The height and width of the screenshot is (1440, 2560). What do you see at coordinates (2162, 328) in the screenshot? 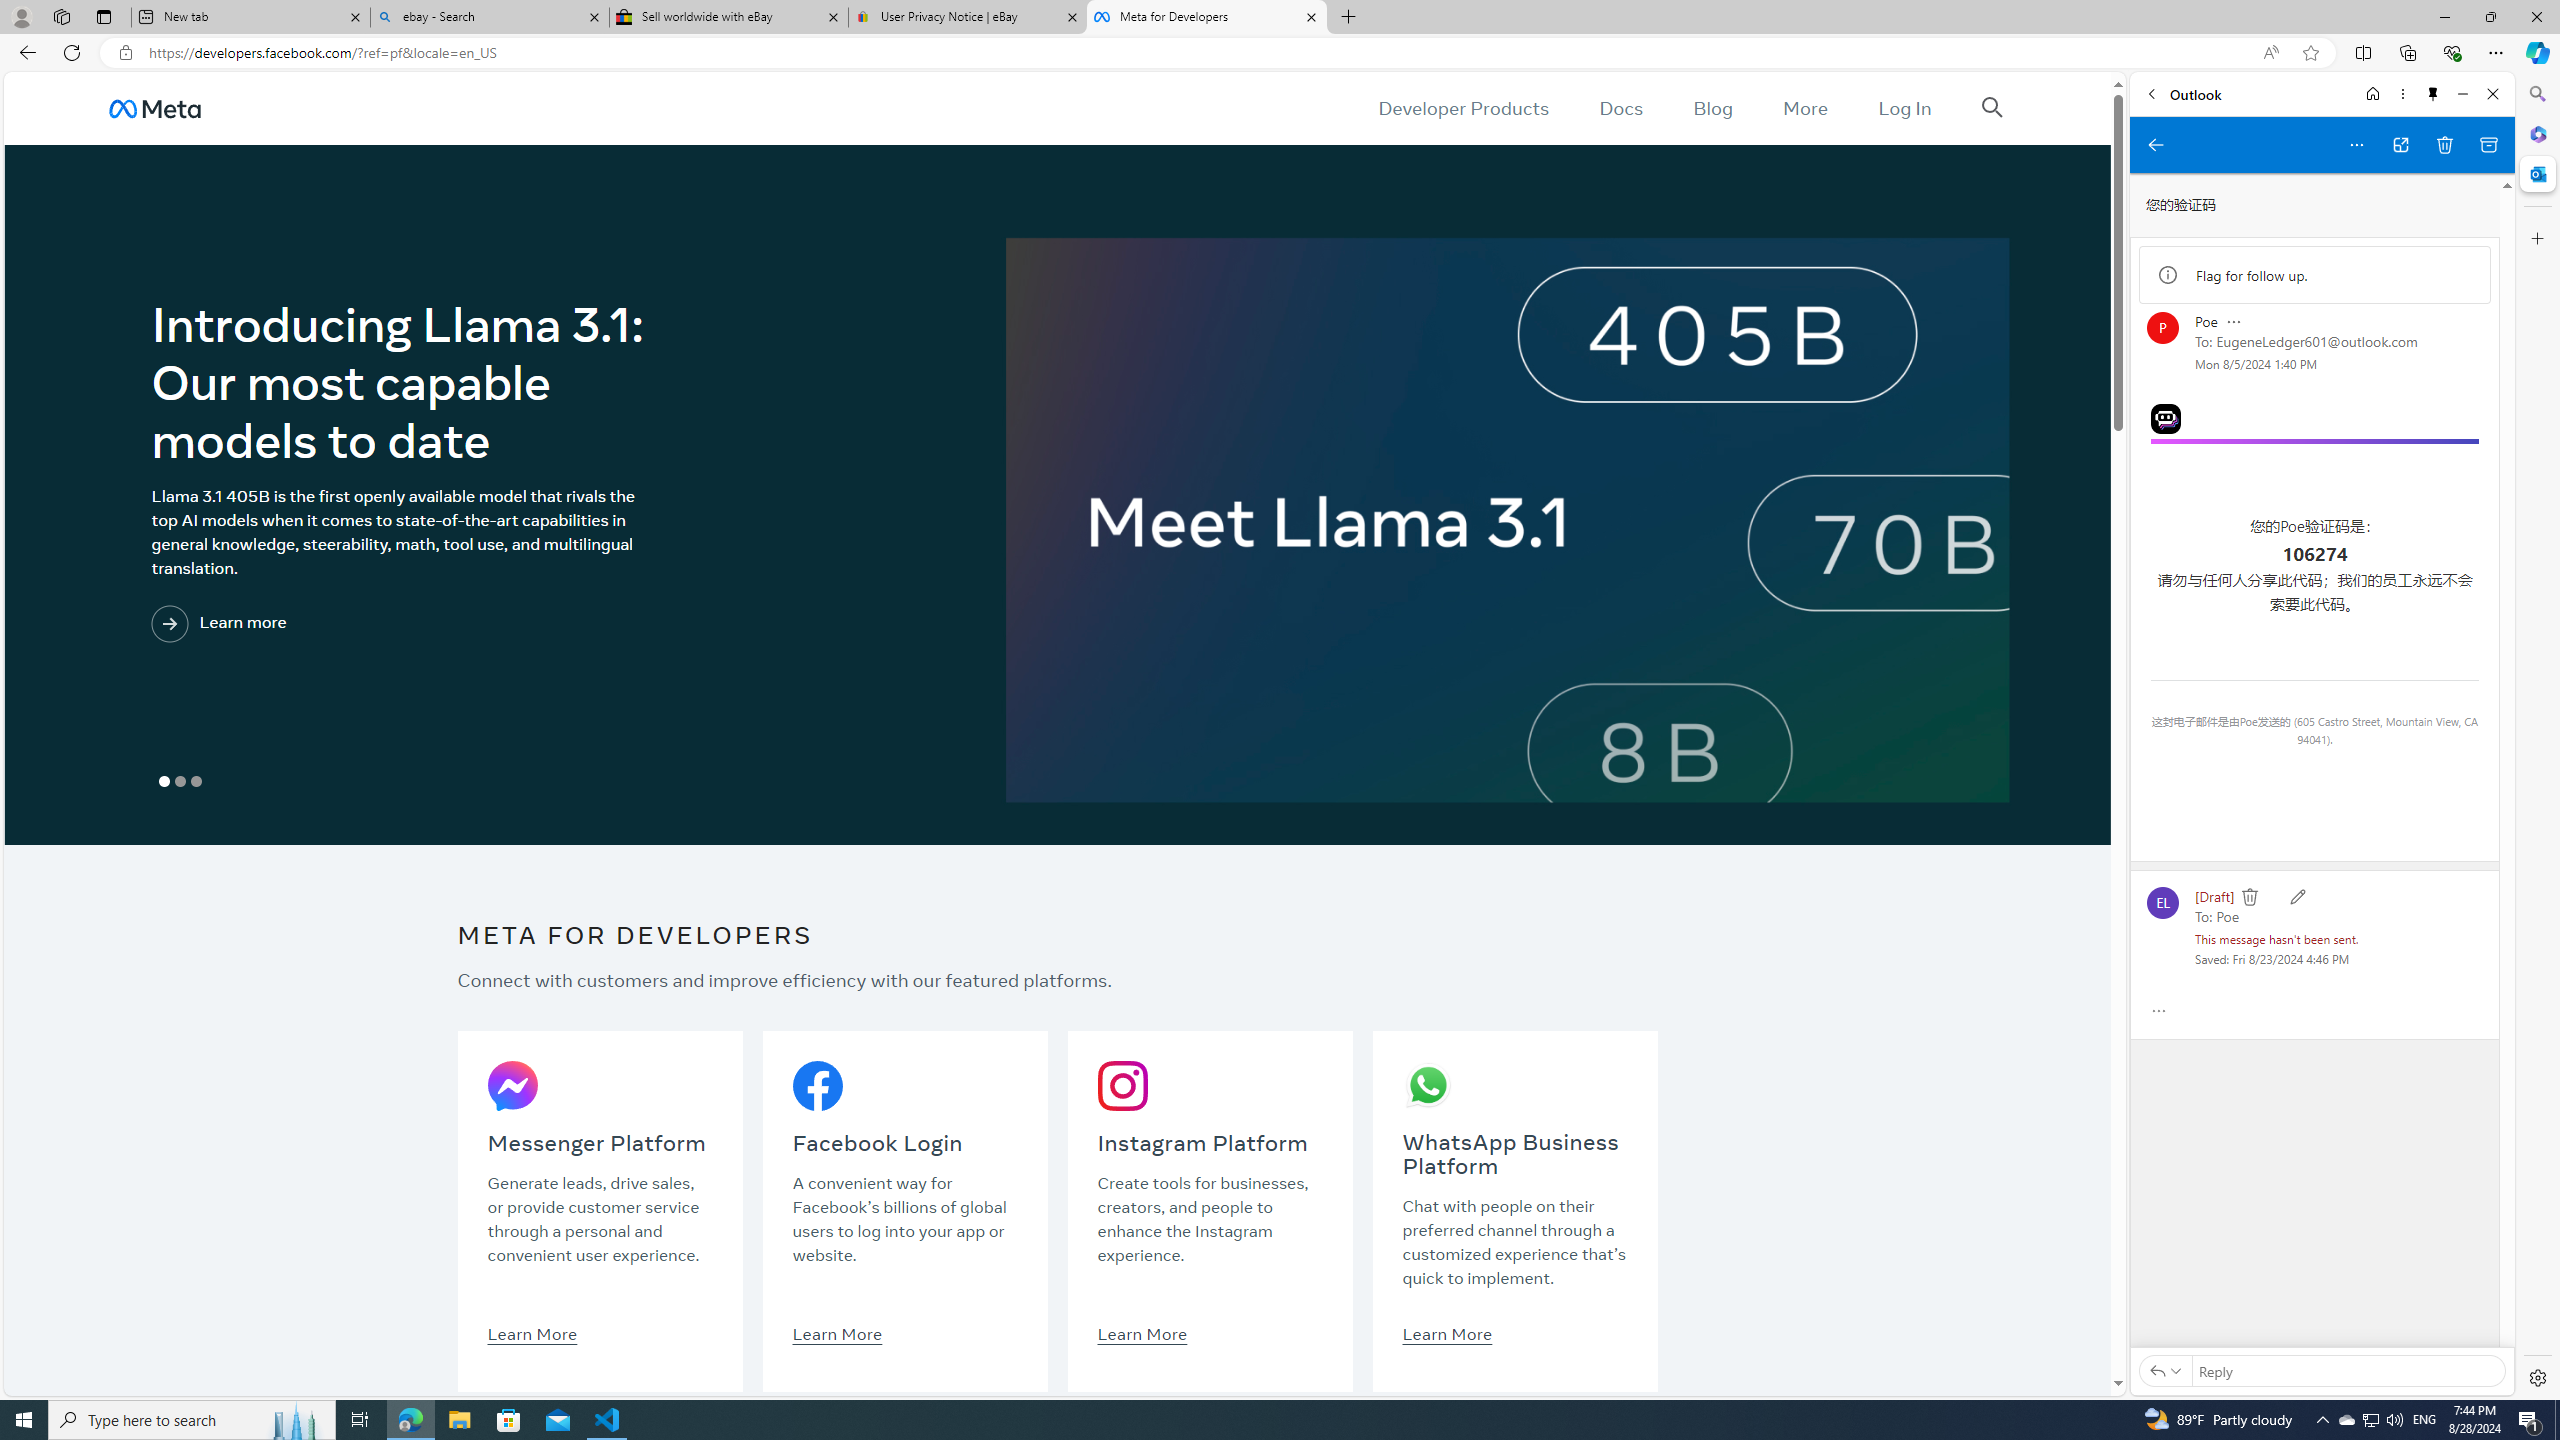
I see `'Contact card for Poe'` at bounding box center [2162, 328].